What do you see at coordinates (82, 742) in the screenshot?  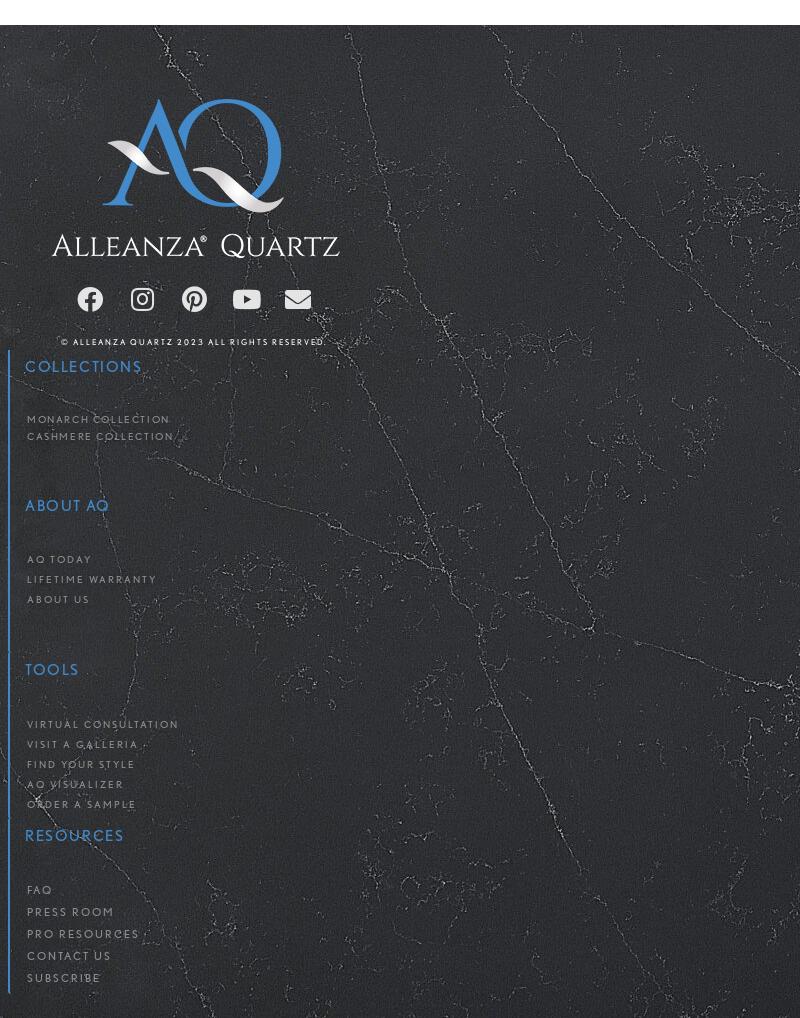 I see `'VISIT A GALLERIA'` at bounding box center [82, 742].